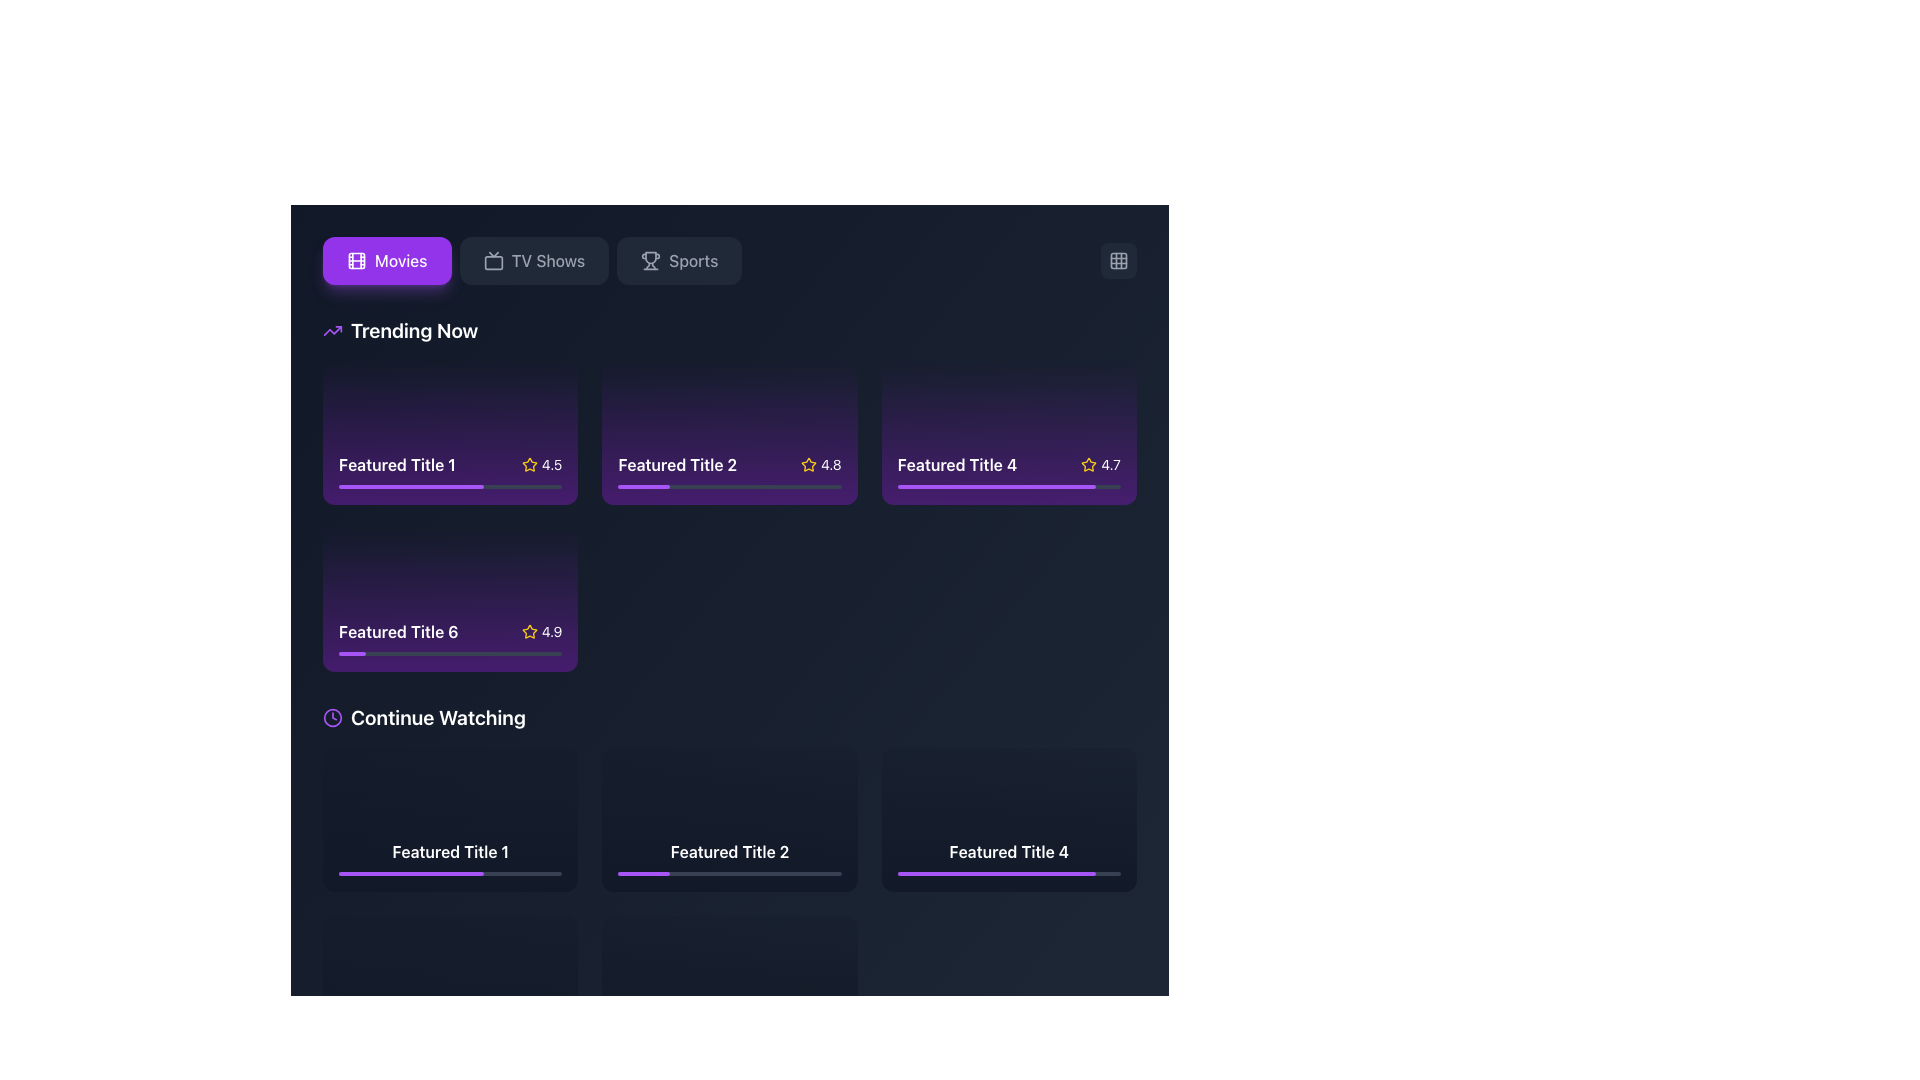 The width and height of the screenshot is (1920, 1080). Describe the element at coordinates (651, 260) in the screenshot. I see `the trophy icon within the 'Sports' button` at that location.